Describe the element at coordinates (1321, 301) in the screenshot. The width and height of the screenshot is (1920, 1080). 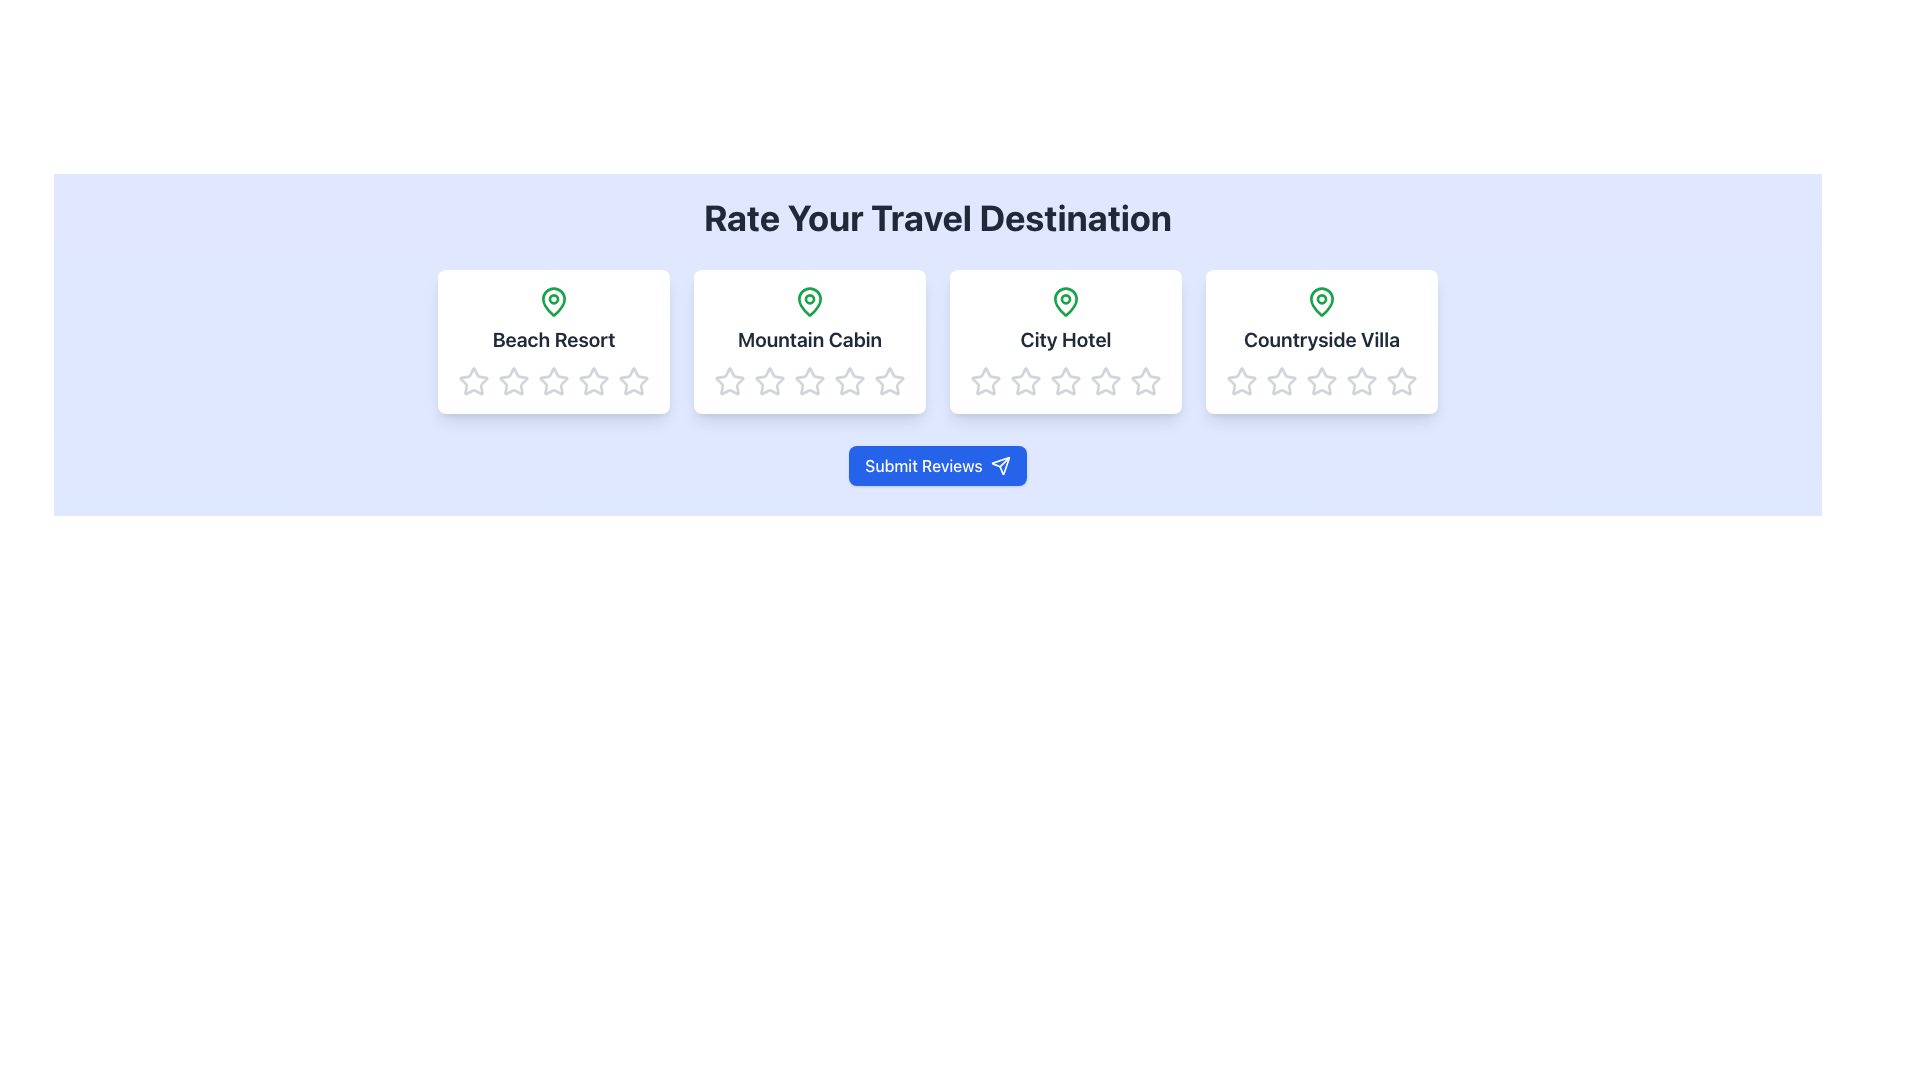
I see `the location information icon for the 'Countryside Villa' destination, which is positioned at the center-top of the card above the label and rating section` at that location.